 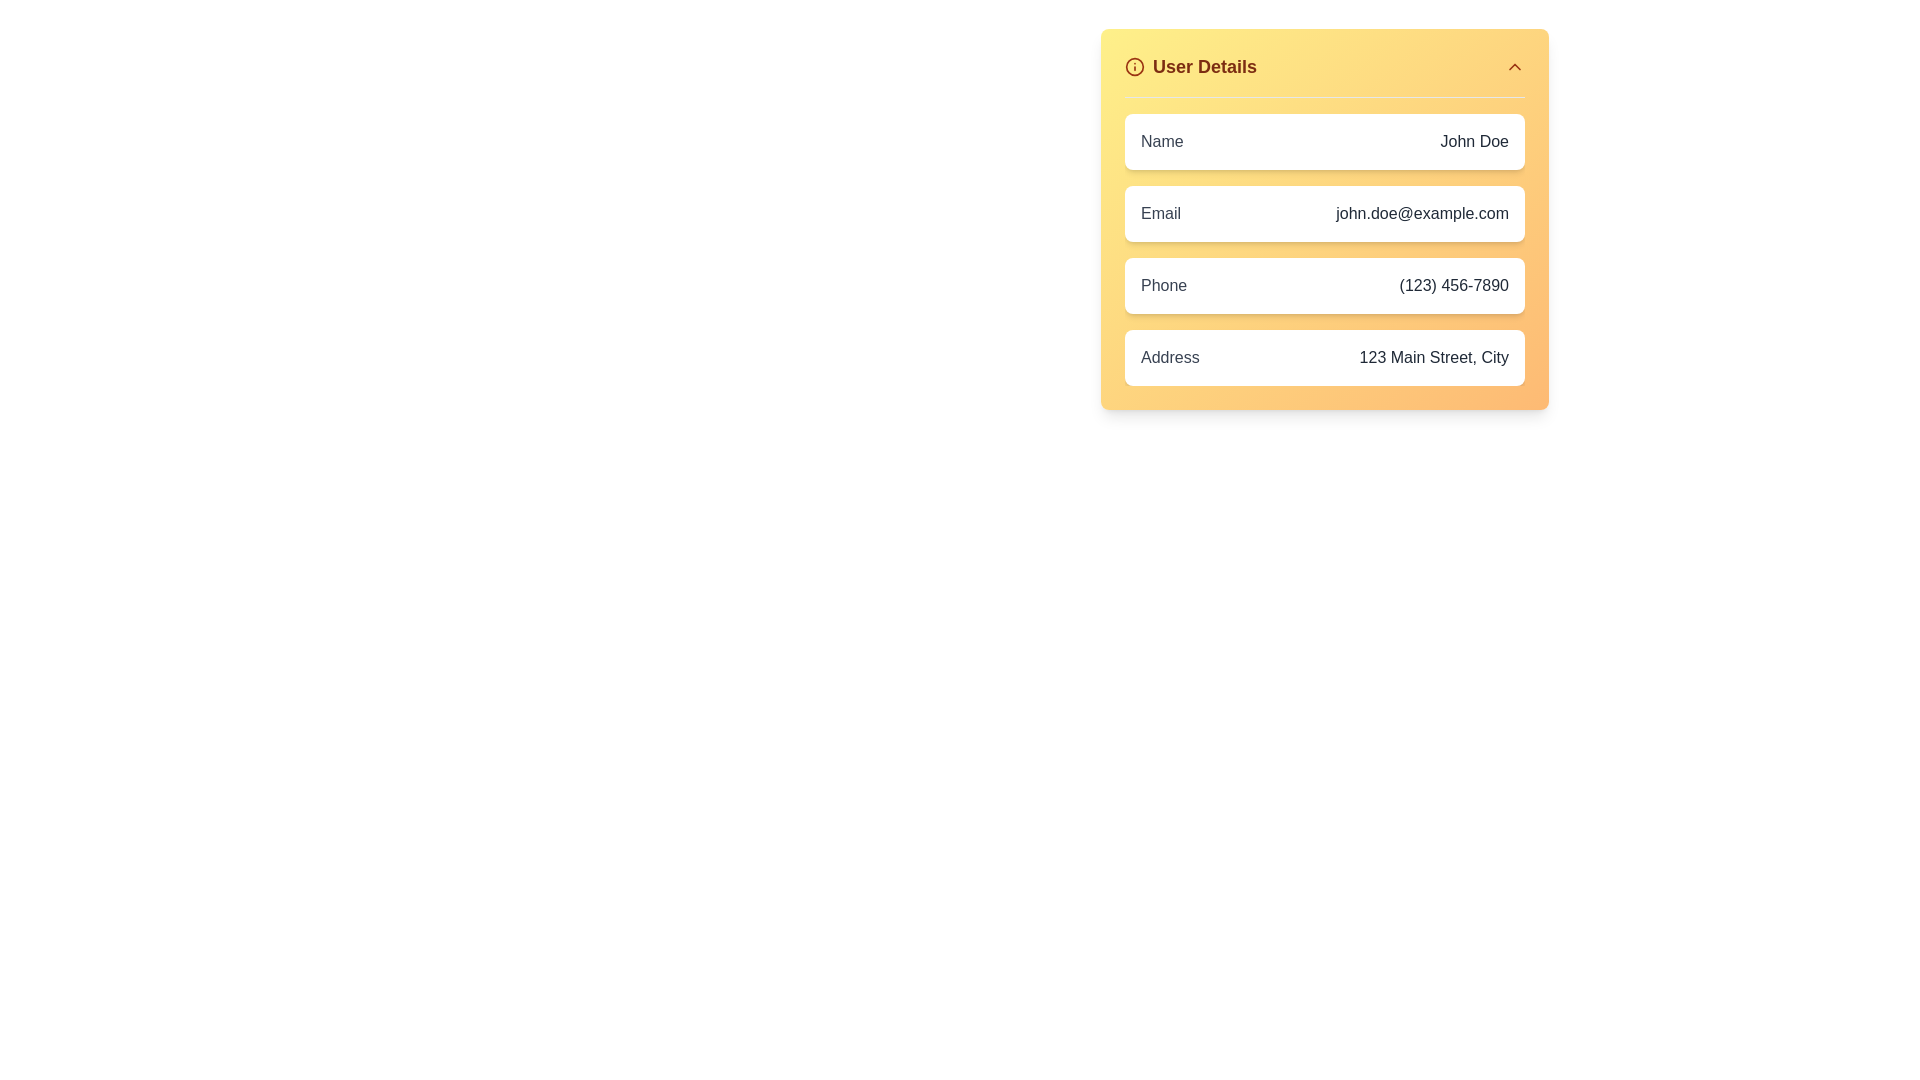 I want to click on the chevron upward icon button in vivid orange color located in the top-right corner of the 'User Details' panel, so click(x=1515, y=65).